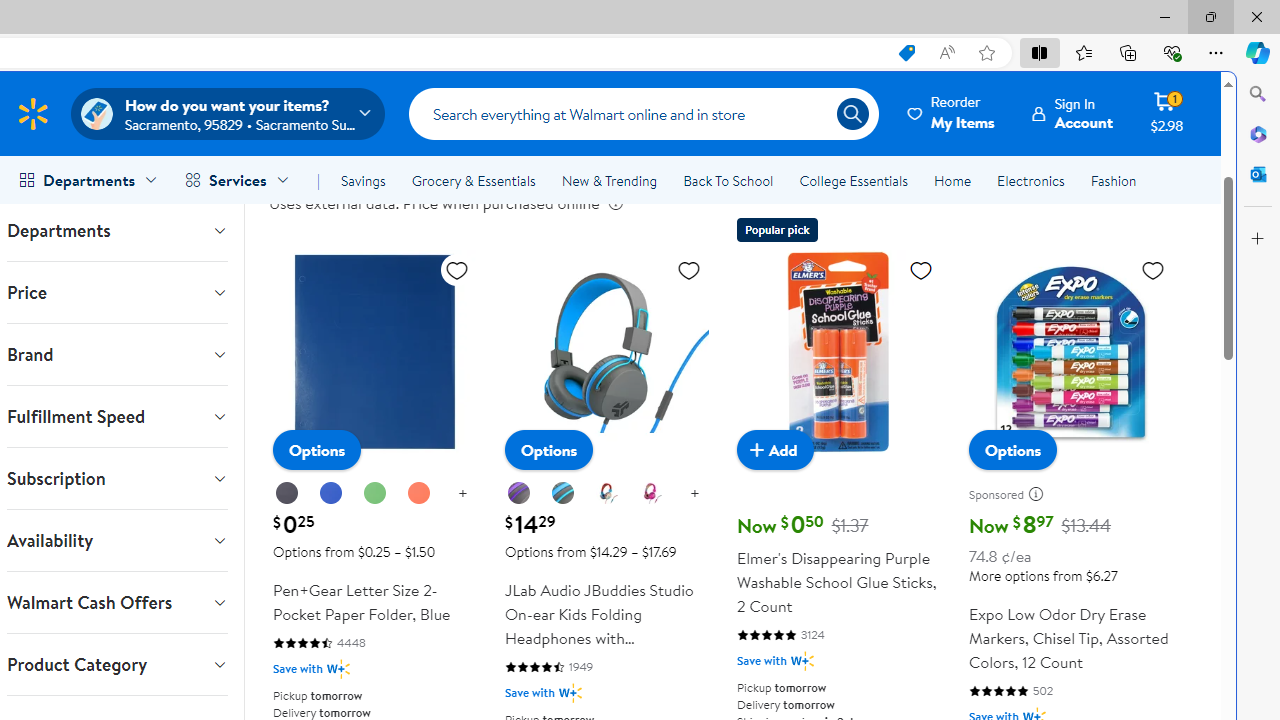 The height and width of the screenshot is (720, 1280). What do you see at coordinates (1112, 181) in the screenshot?
I see `'Fashion'` at bounding box center [1112, 181].